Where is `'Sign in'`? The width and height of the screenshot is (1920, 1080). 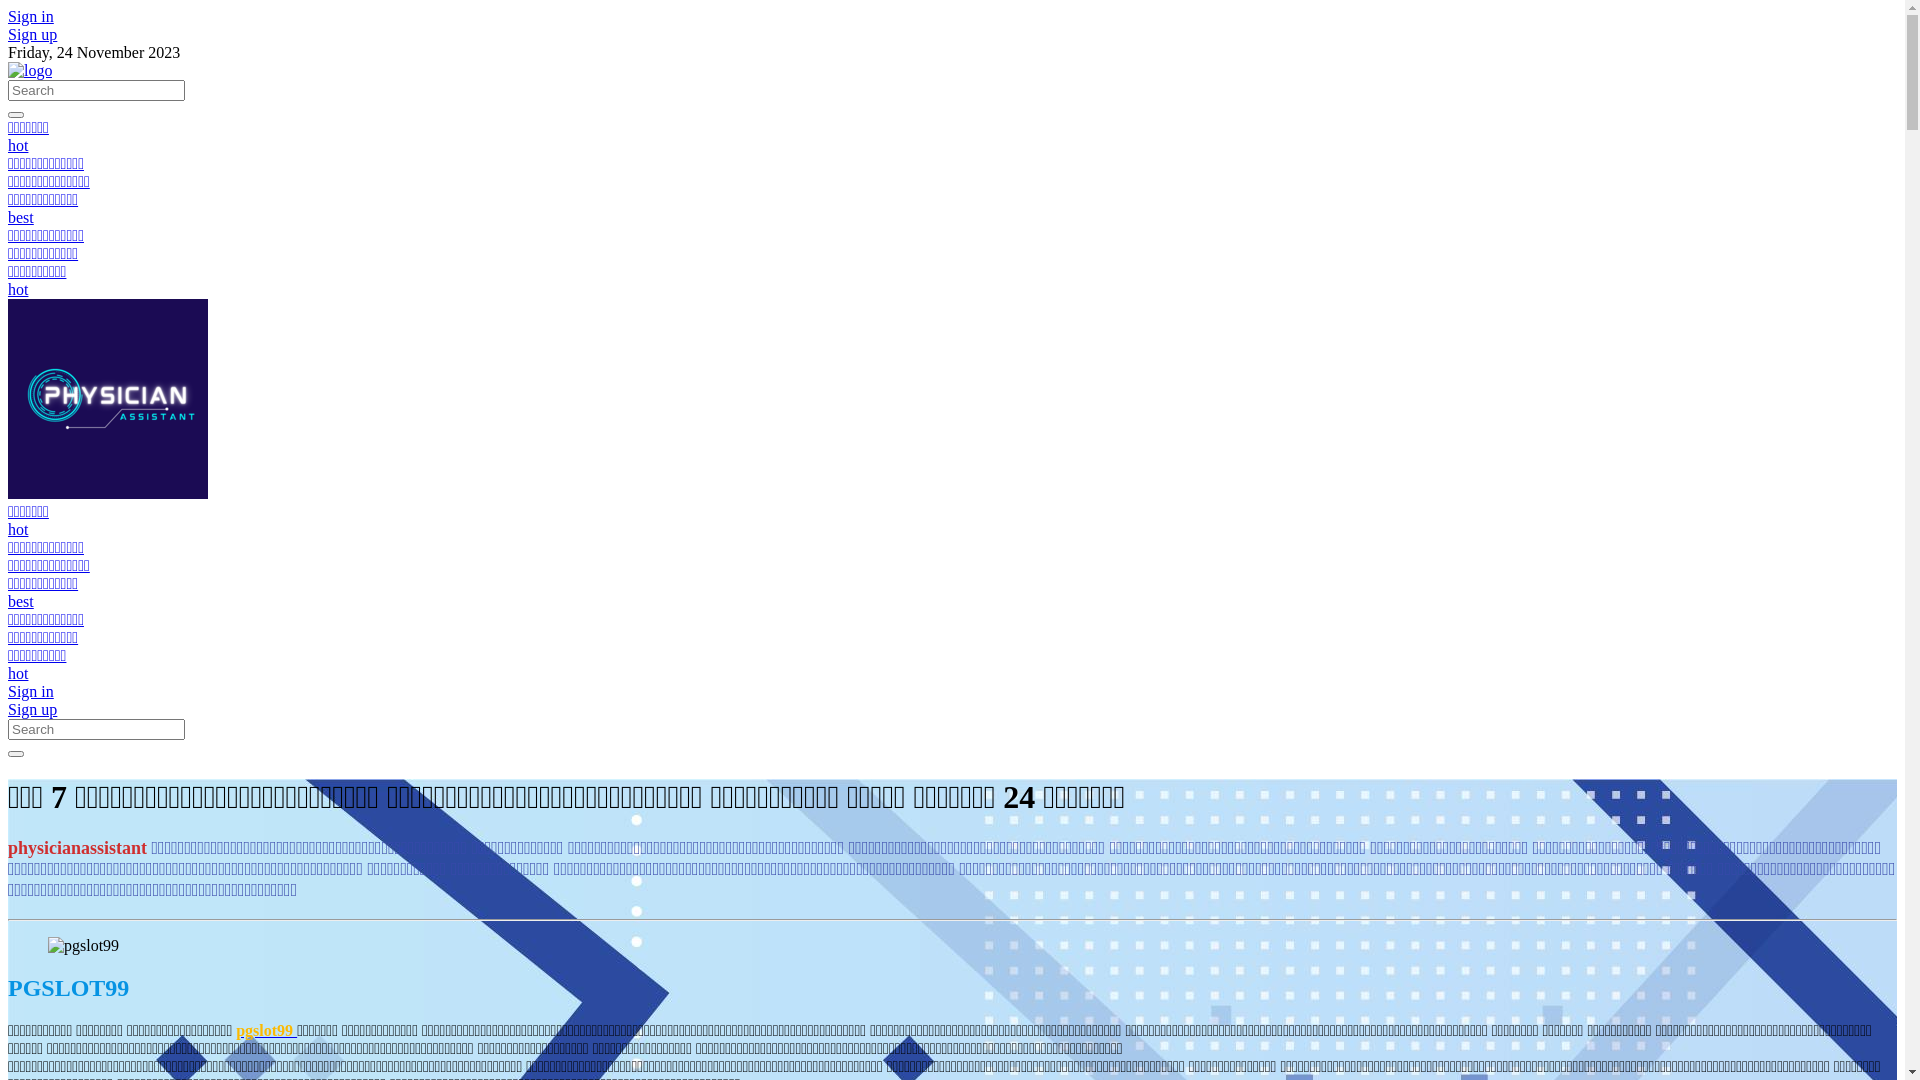 'Sign in' is located at coordinates (30, 16).